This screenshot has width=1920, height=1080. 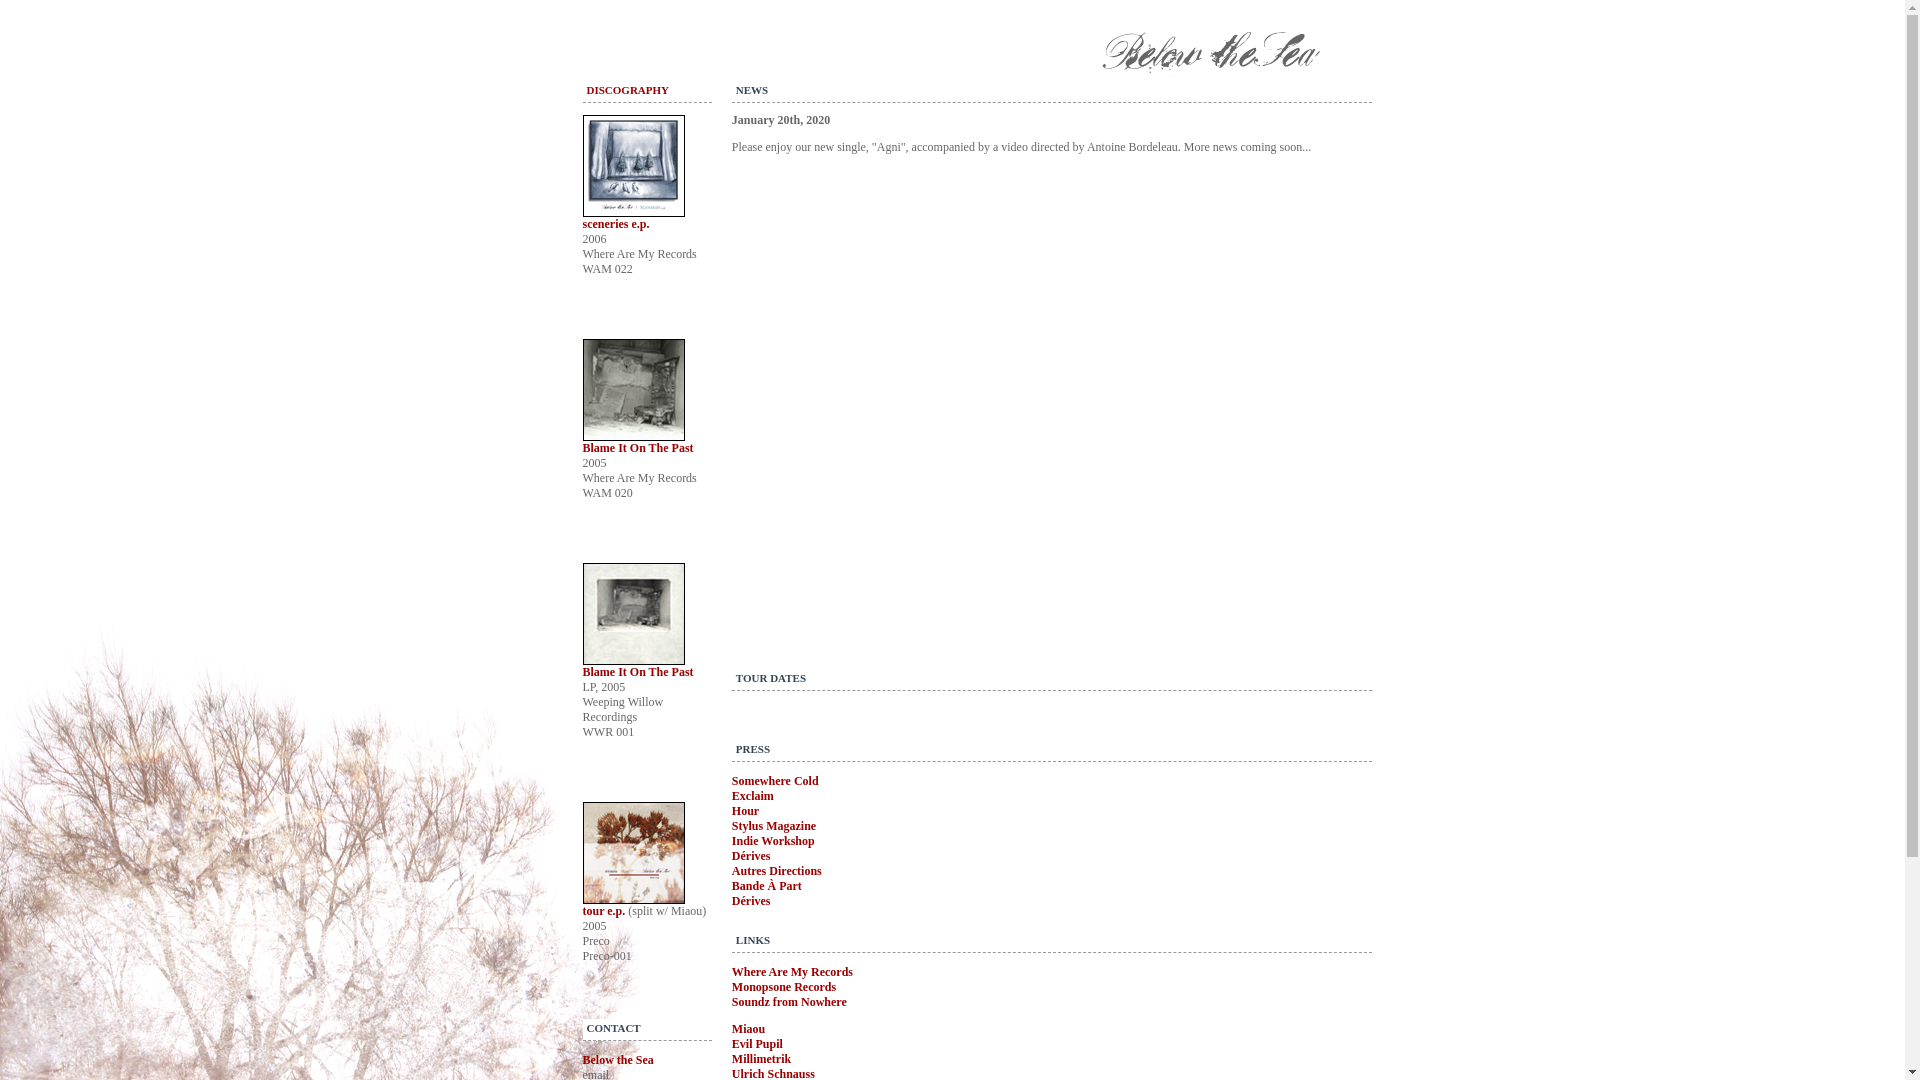 What do you see at coordinates (760, 1058) in the screenshot?
I see `'Millimetrik'` at bounding box center [760, 1058].